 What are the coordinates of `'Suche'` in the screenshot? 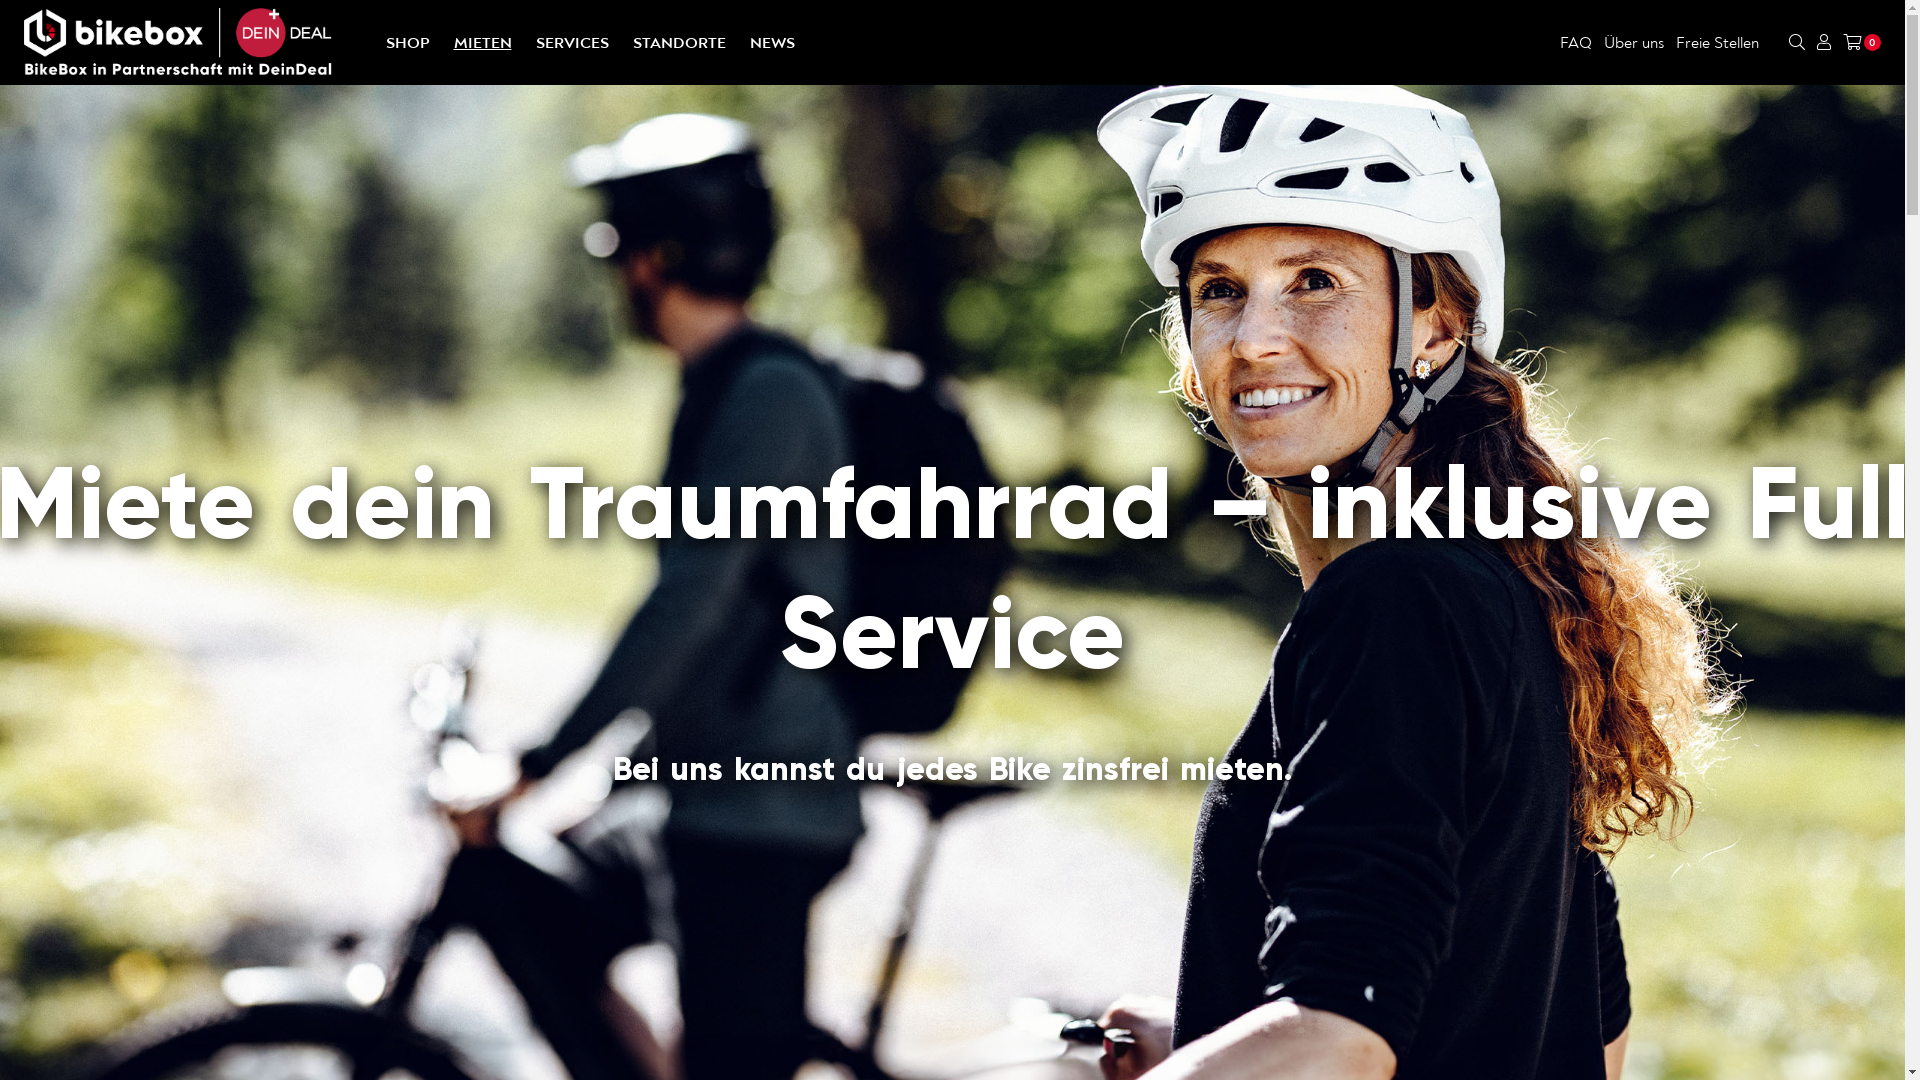 It's located at (1789, 42).